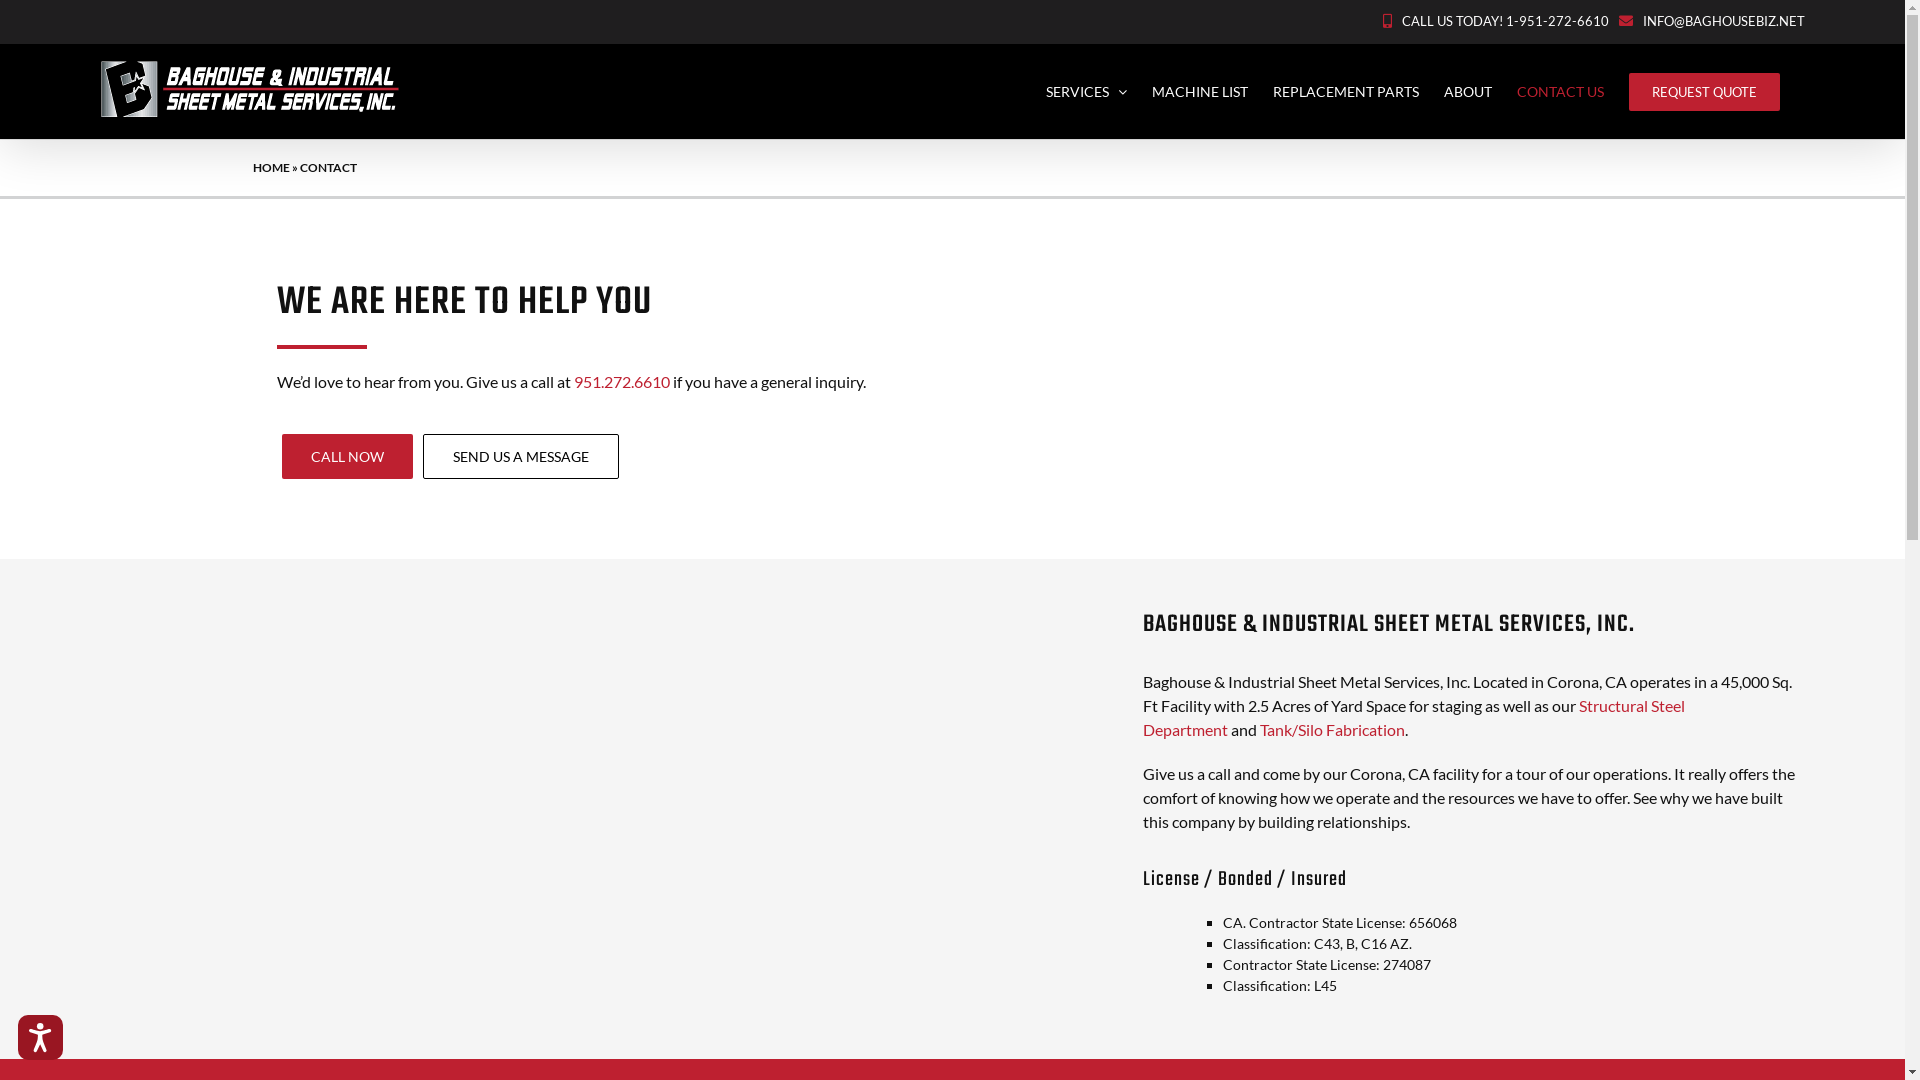 Image resolution: width=1920 pixels, height=1080 pixels. Describe the element at coordinates (269, 166) in the screenshot. I see `'HOME'` at that location.